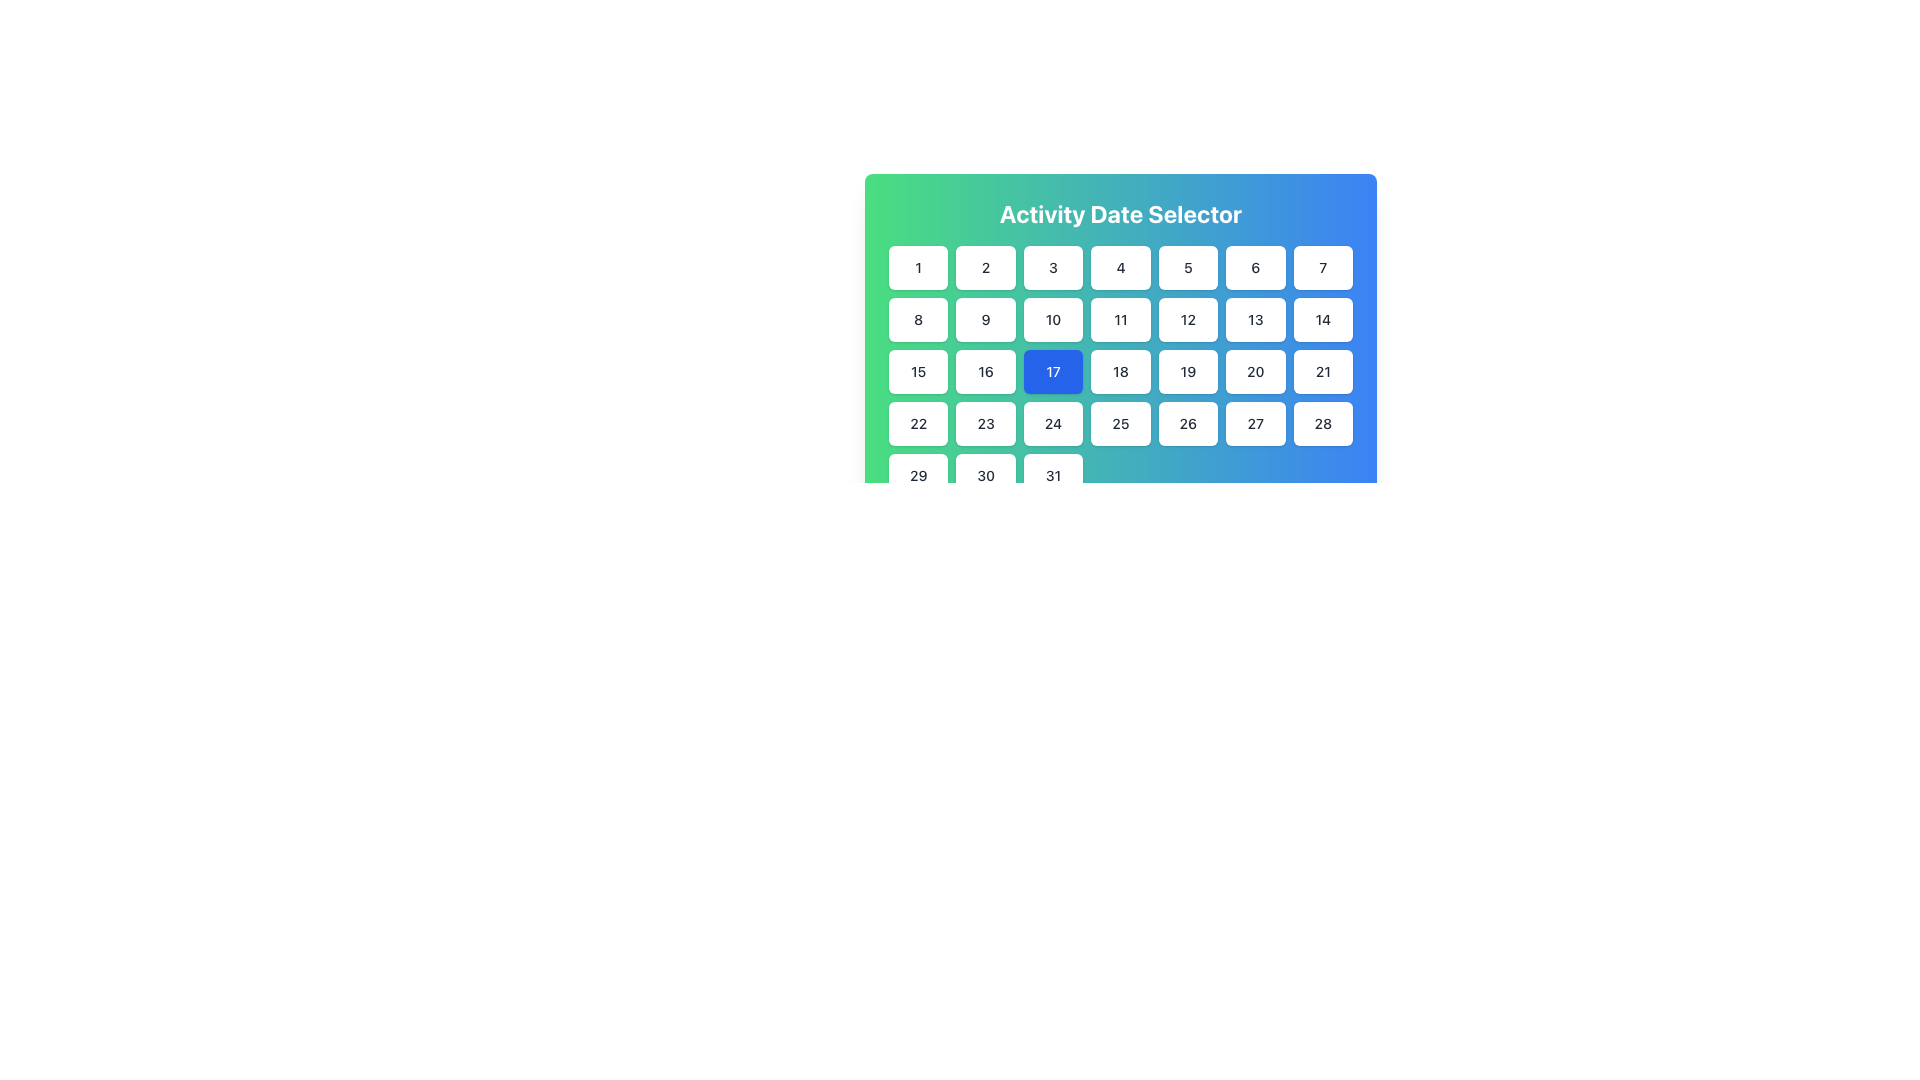 Image resolution: width=1920 pixels, height=1080 pixels. What do you see at coordinates (1120, 371) in the screenshot?
I see `the square button displaying the number '18' in a date selector` at bounding box center [1120, 371].